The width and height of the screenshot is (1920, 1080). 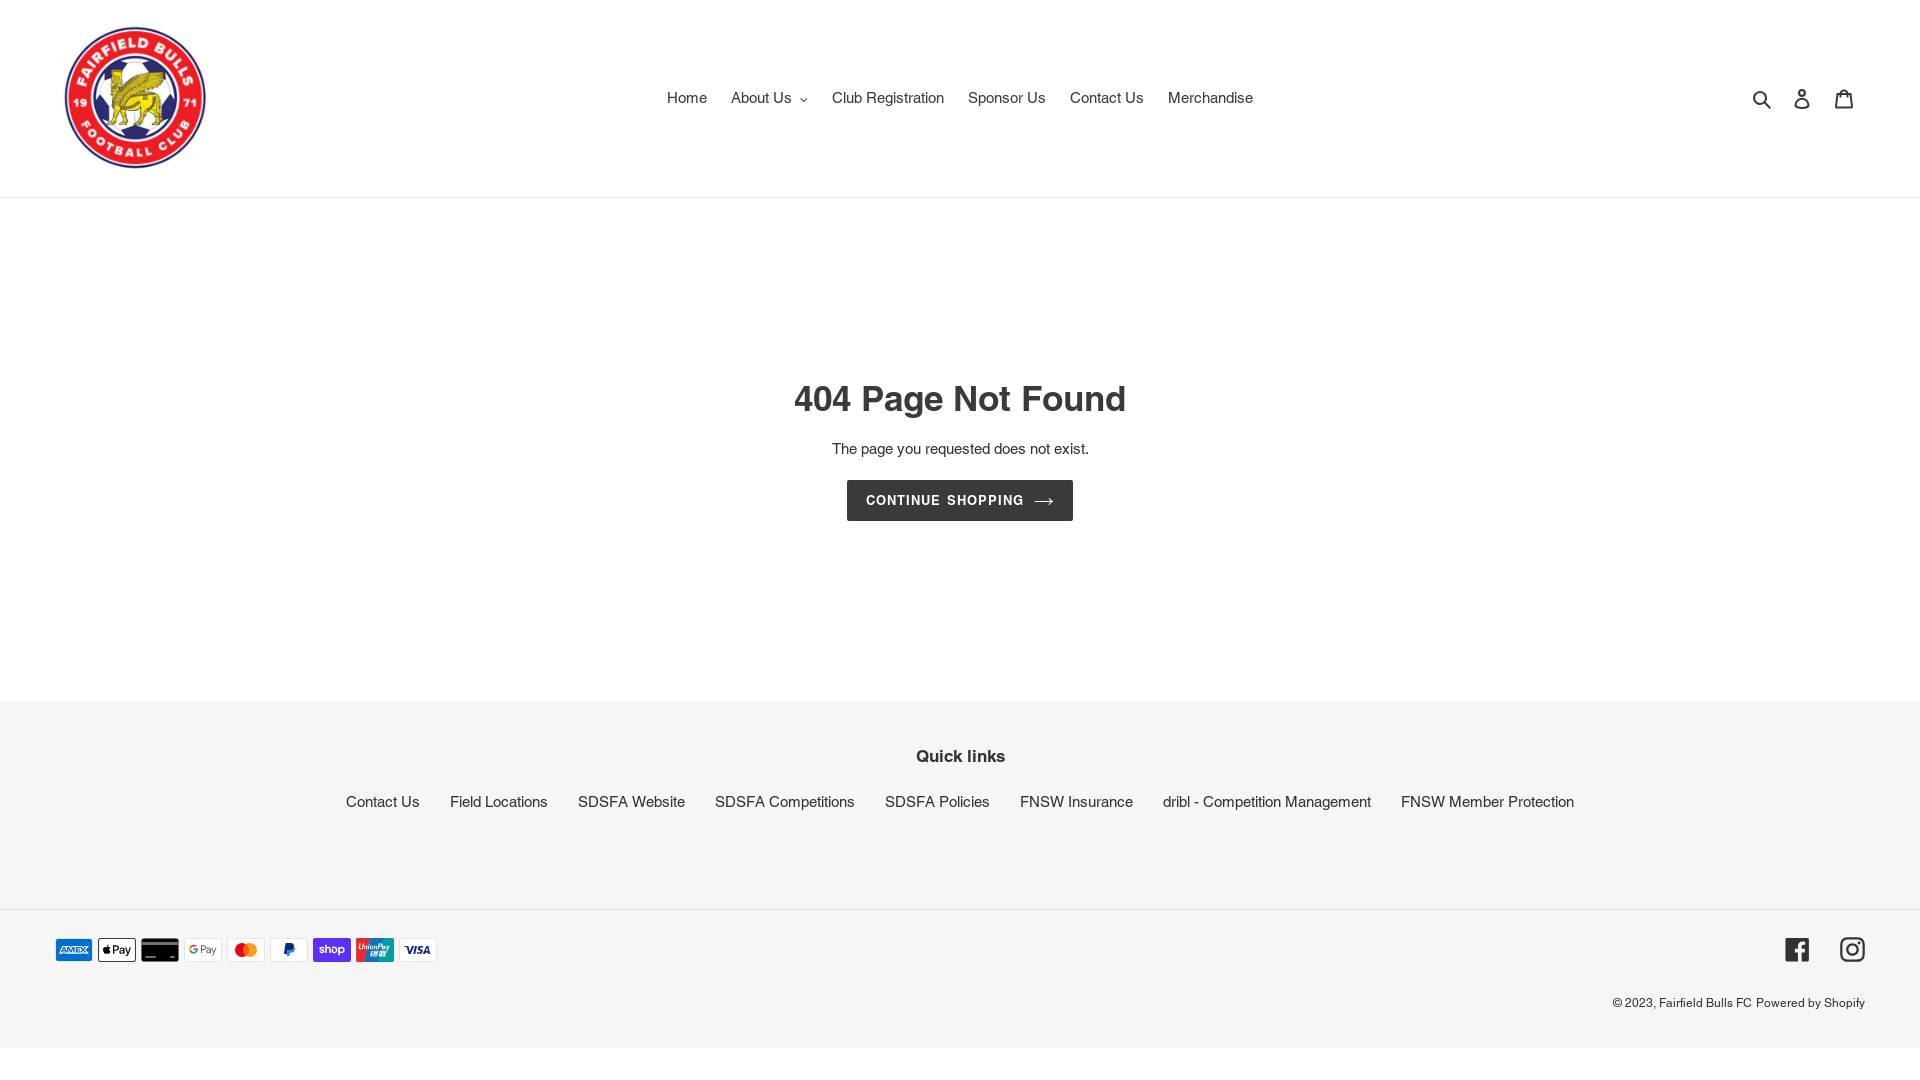 I want to click on 'Contact Us', so click(x=383, y=800).